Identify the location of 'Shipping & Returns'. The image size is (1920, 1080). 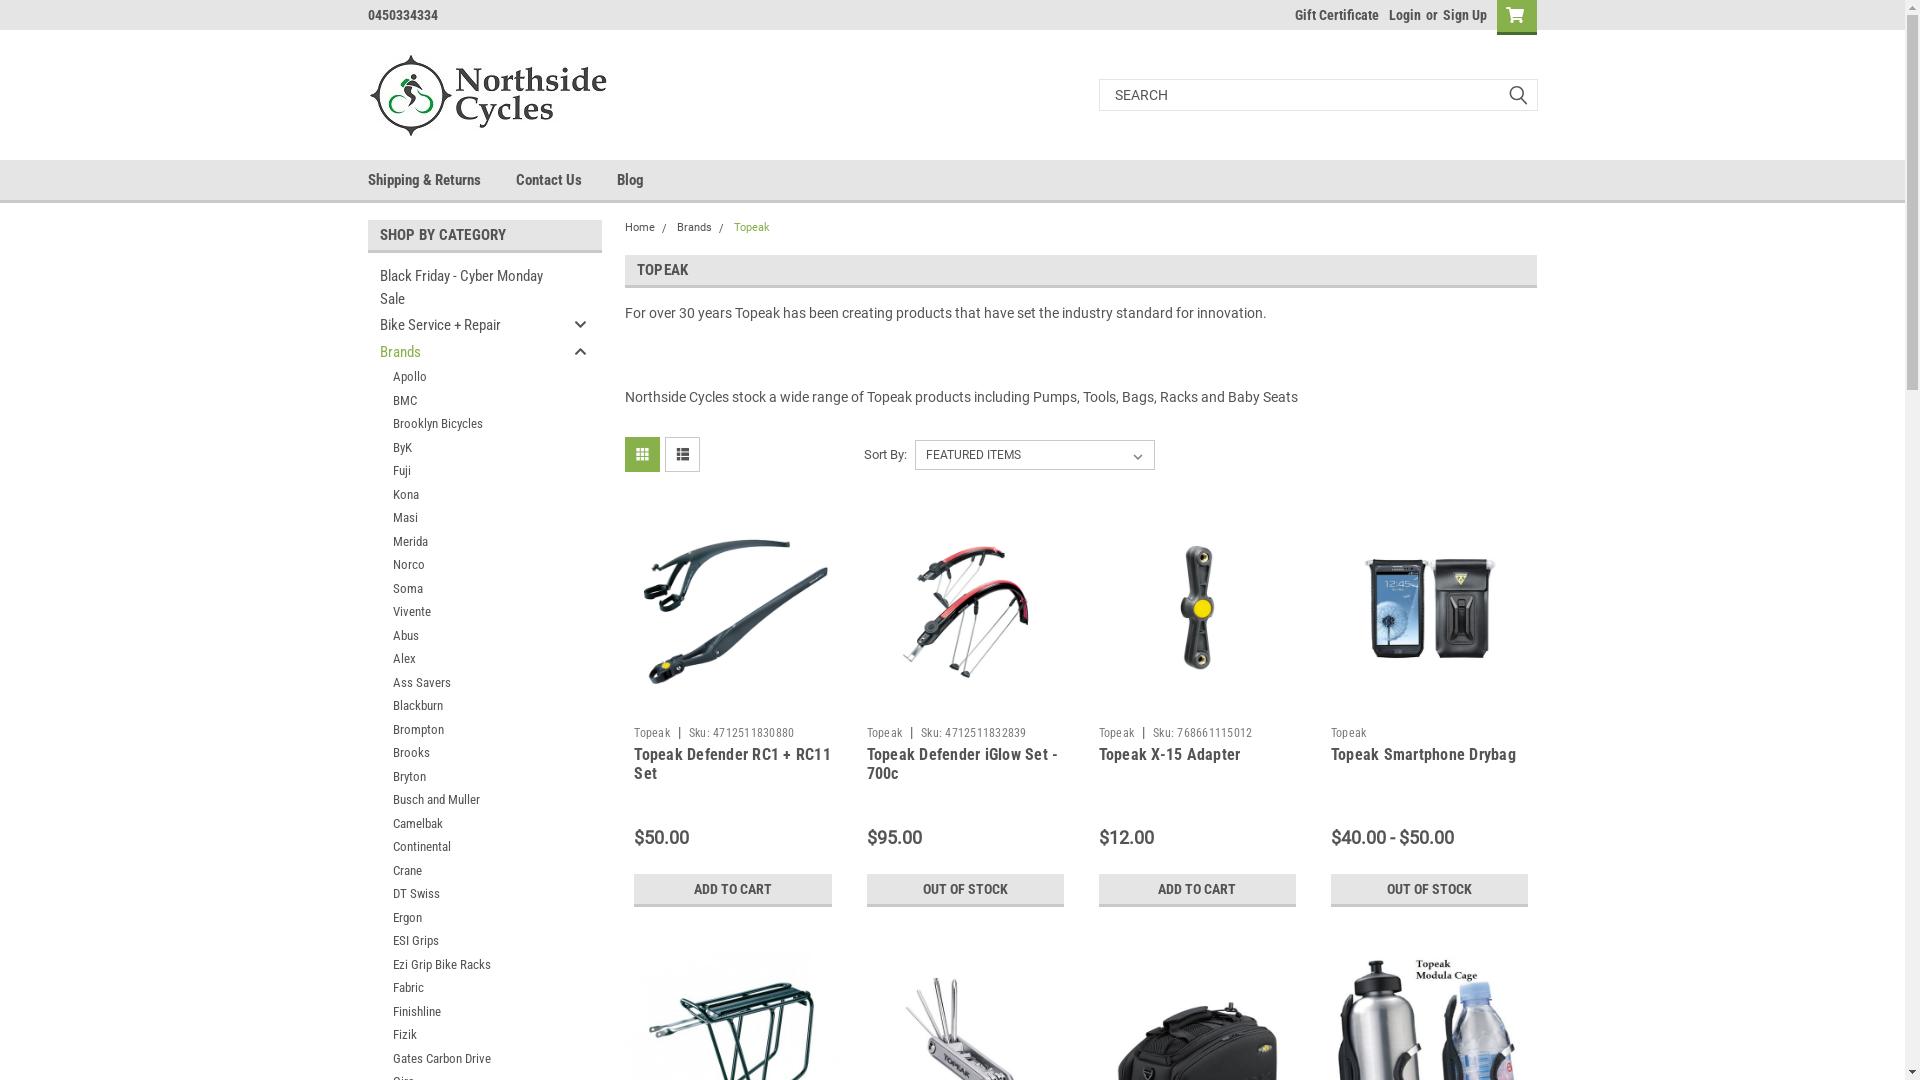
(368, 180).